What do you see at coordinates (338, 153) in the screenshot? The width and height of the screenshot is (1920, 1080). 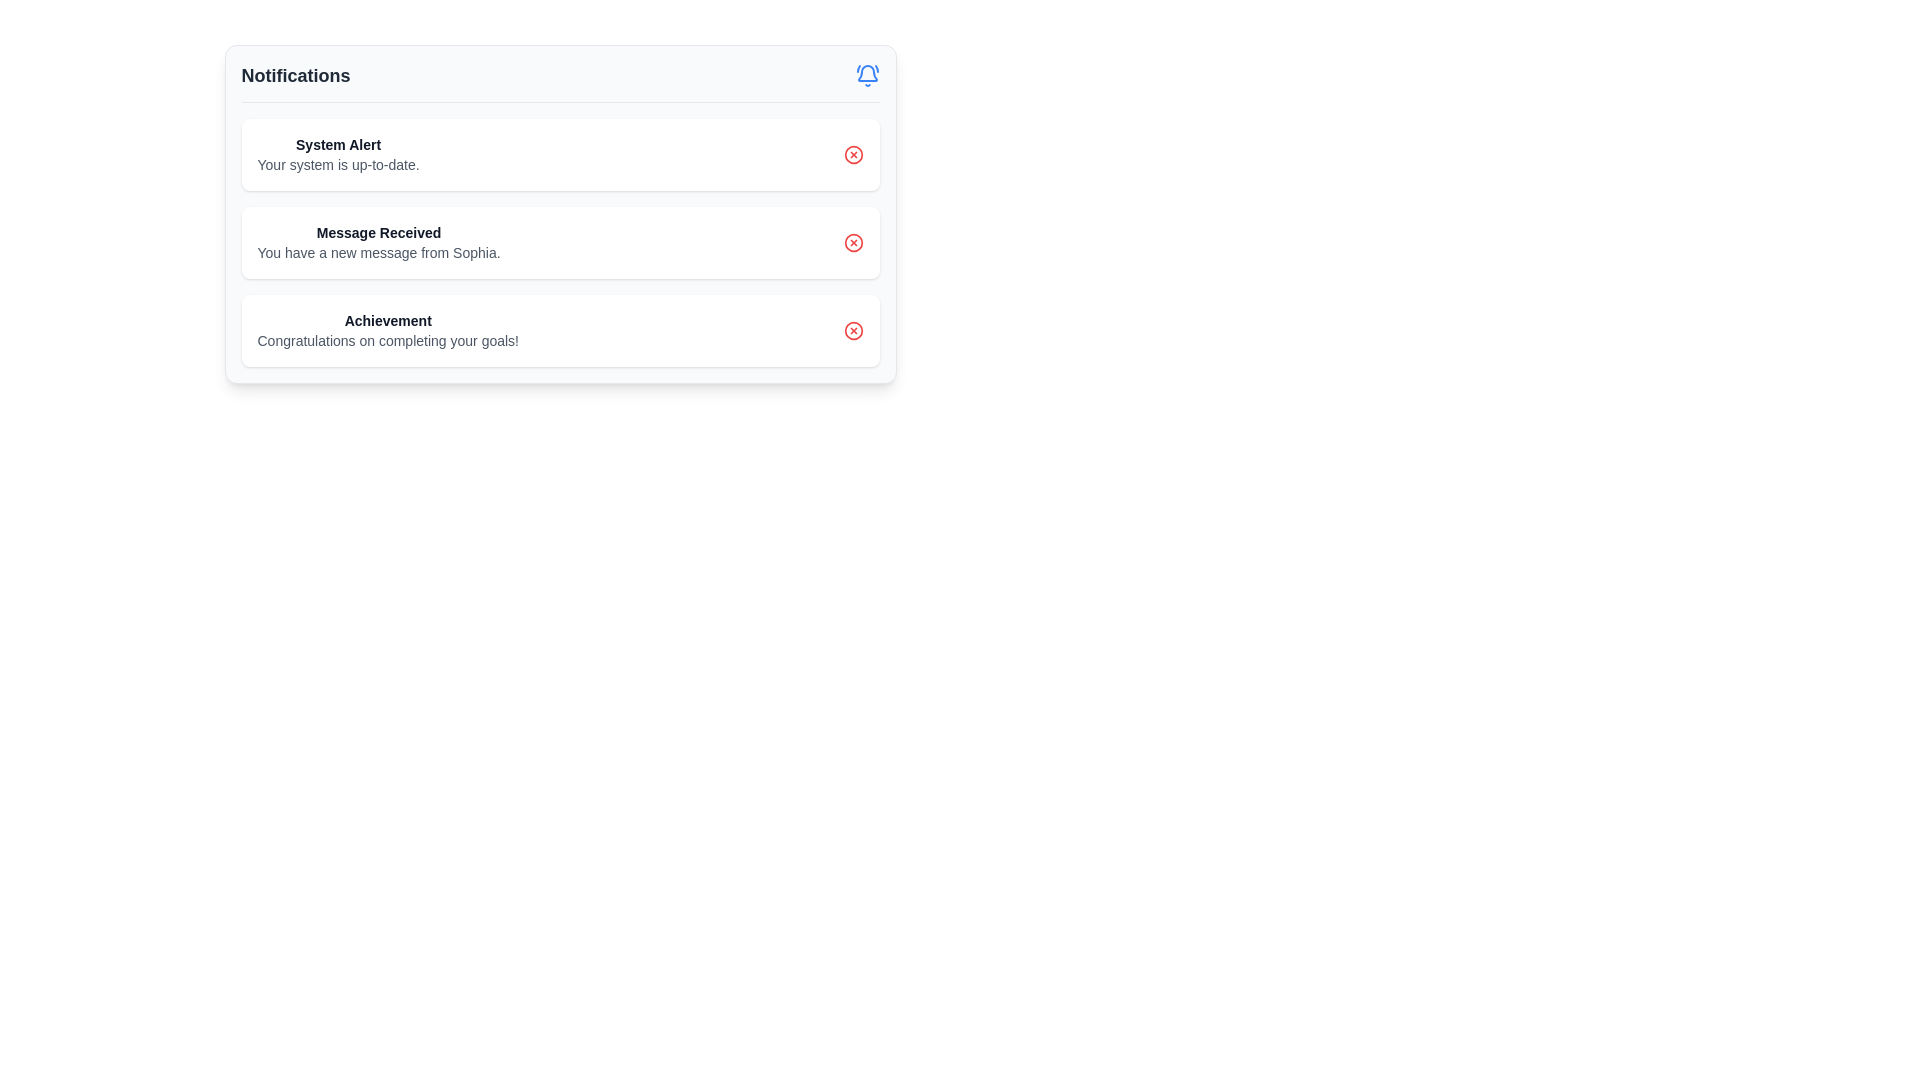 I see `the Notification Summary, which is the first item in the notification panel located near the top left` at bounding box center [338, 153].